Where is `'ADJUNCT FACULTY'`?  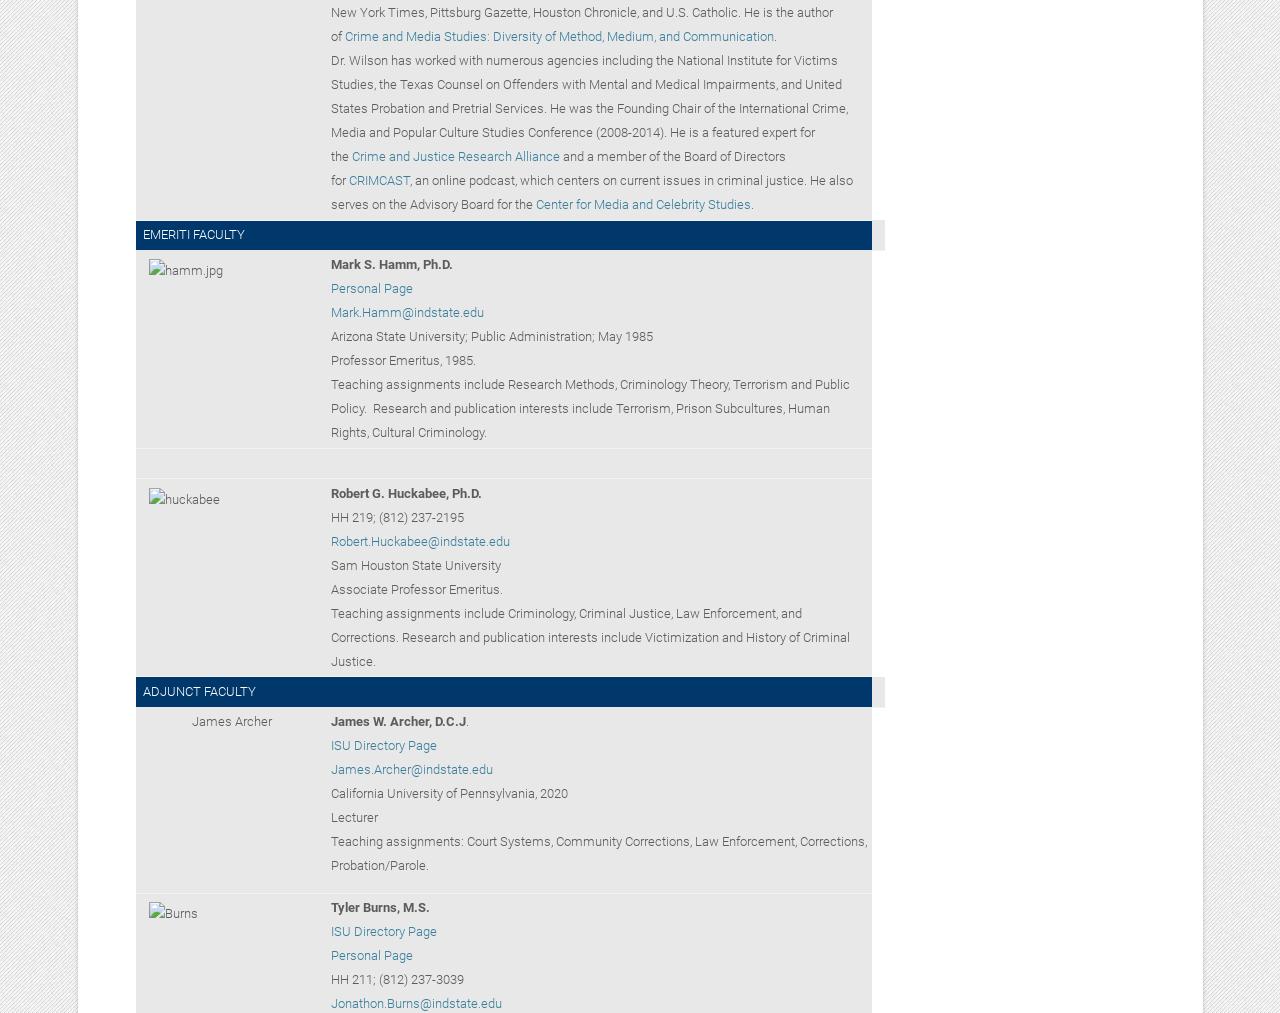
'ADJUNCT FACULTY' is located at coordinates (141, 690).